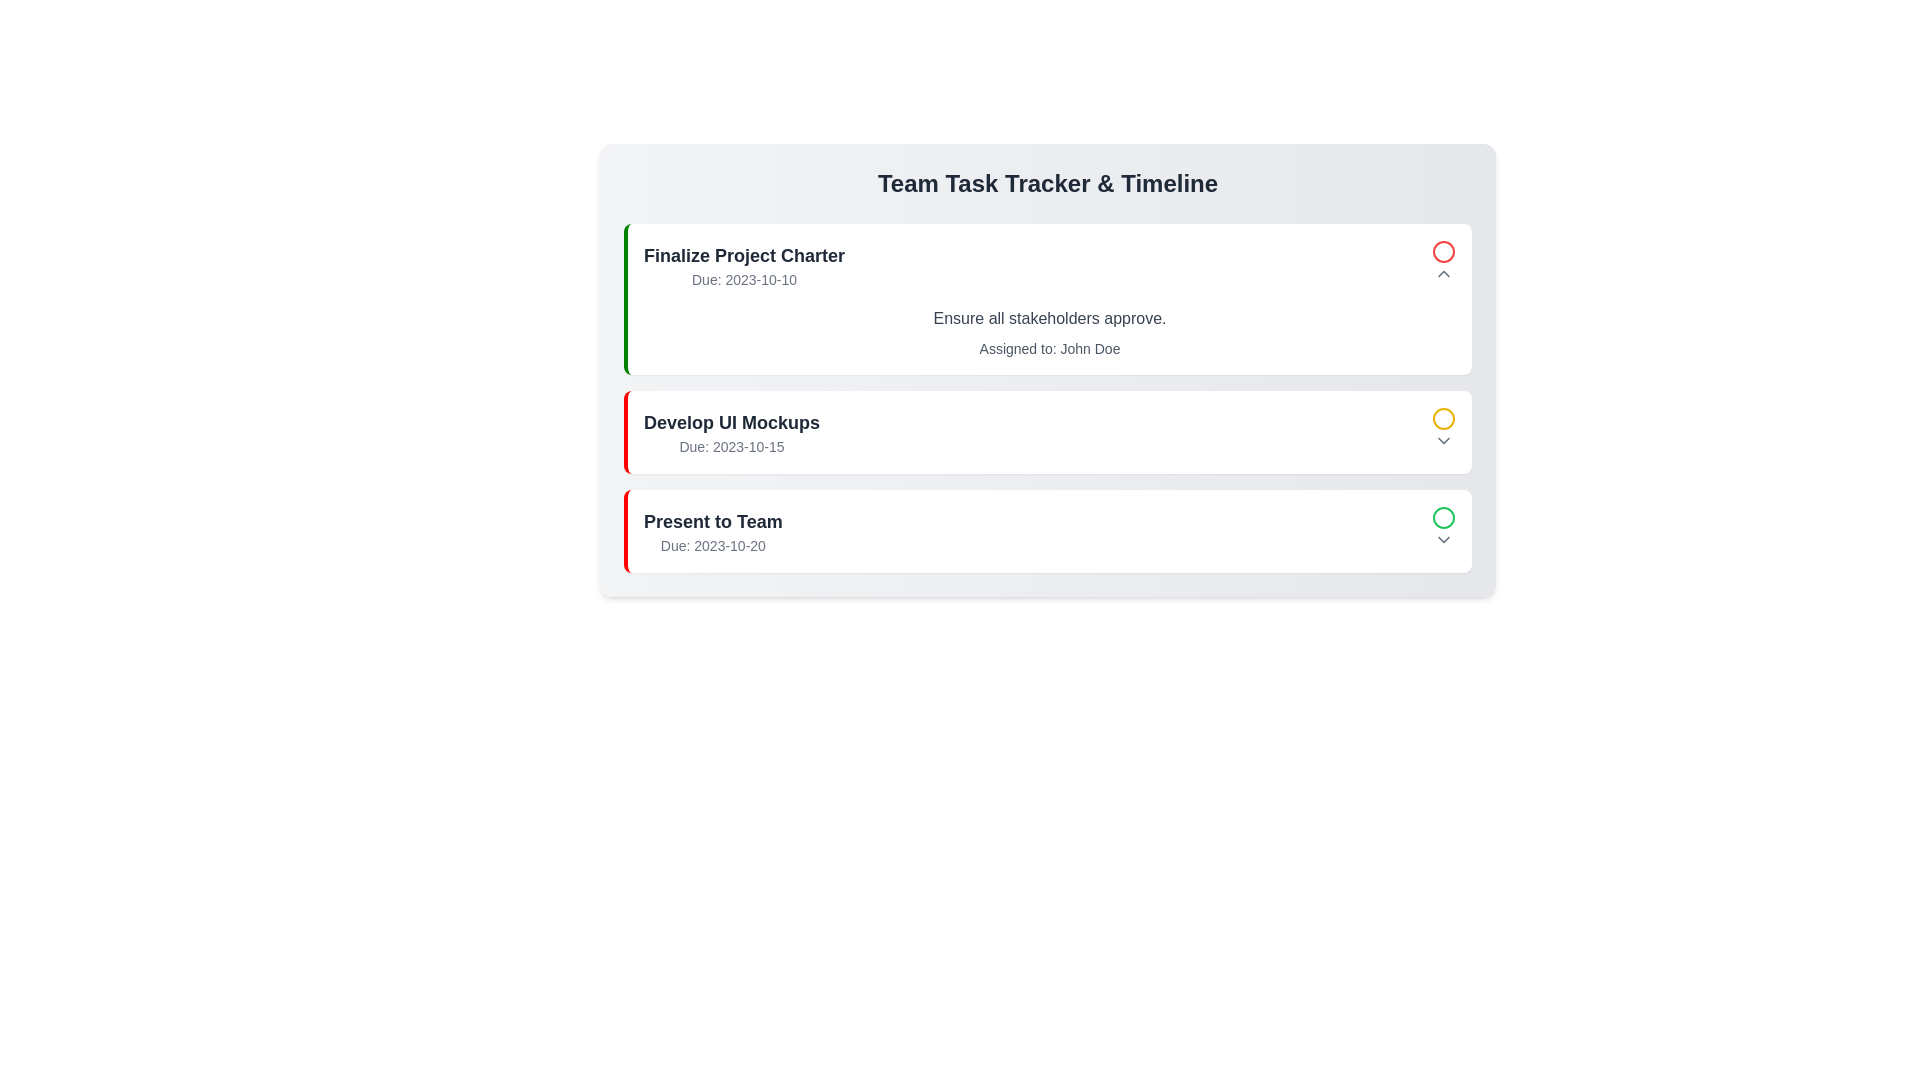  I want to click on the Text label that indicates the due date for the task 'Develop UI Mockups', located in the center panel below the task title in the task tracker interface, so click(731, 445).